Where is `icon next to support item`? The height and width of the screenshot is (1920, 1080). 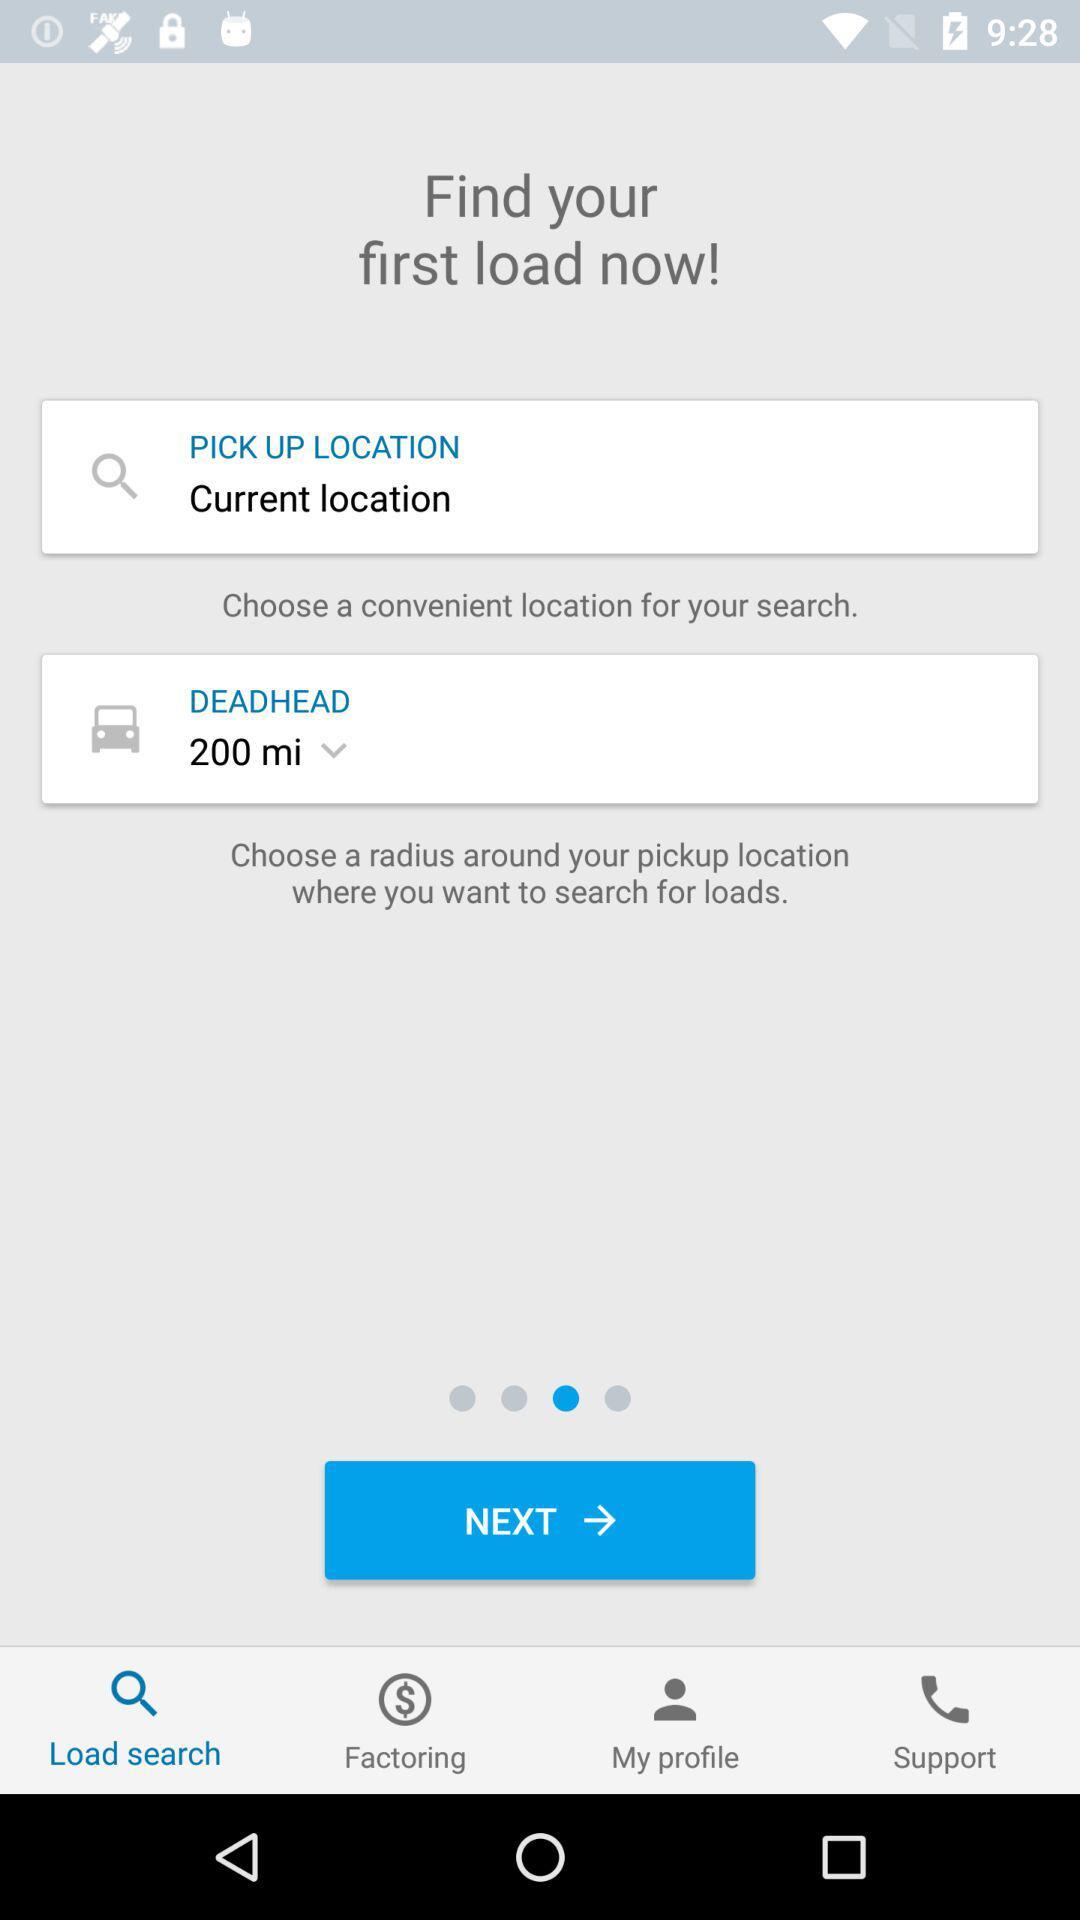 icon next to support item is located at coordinates (675, 1719).